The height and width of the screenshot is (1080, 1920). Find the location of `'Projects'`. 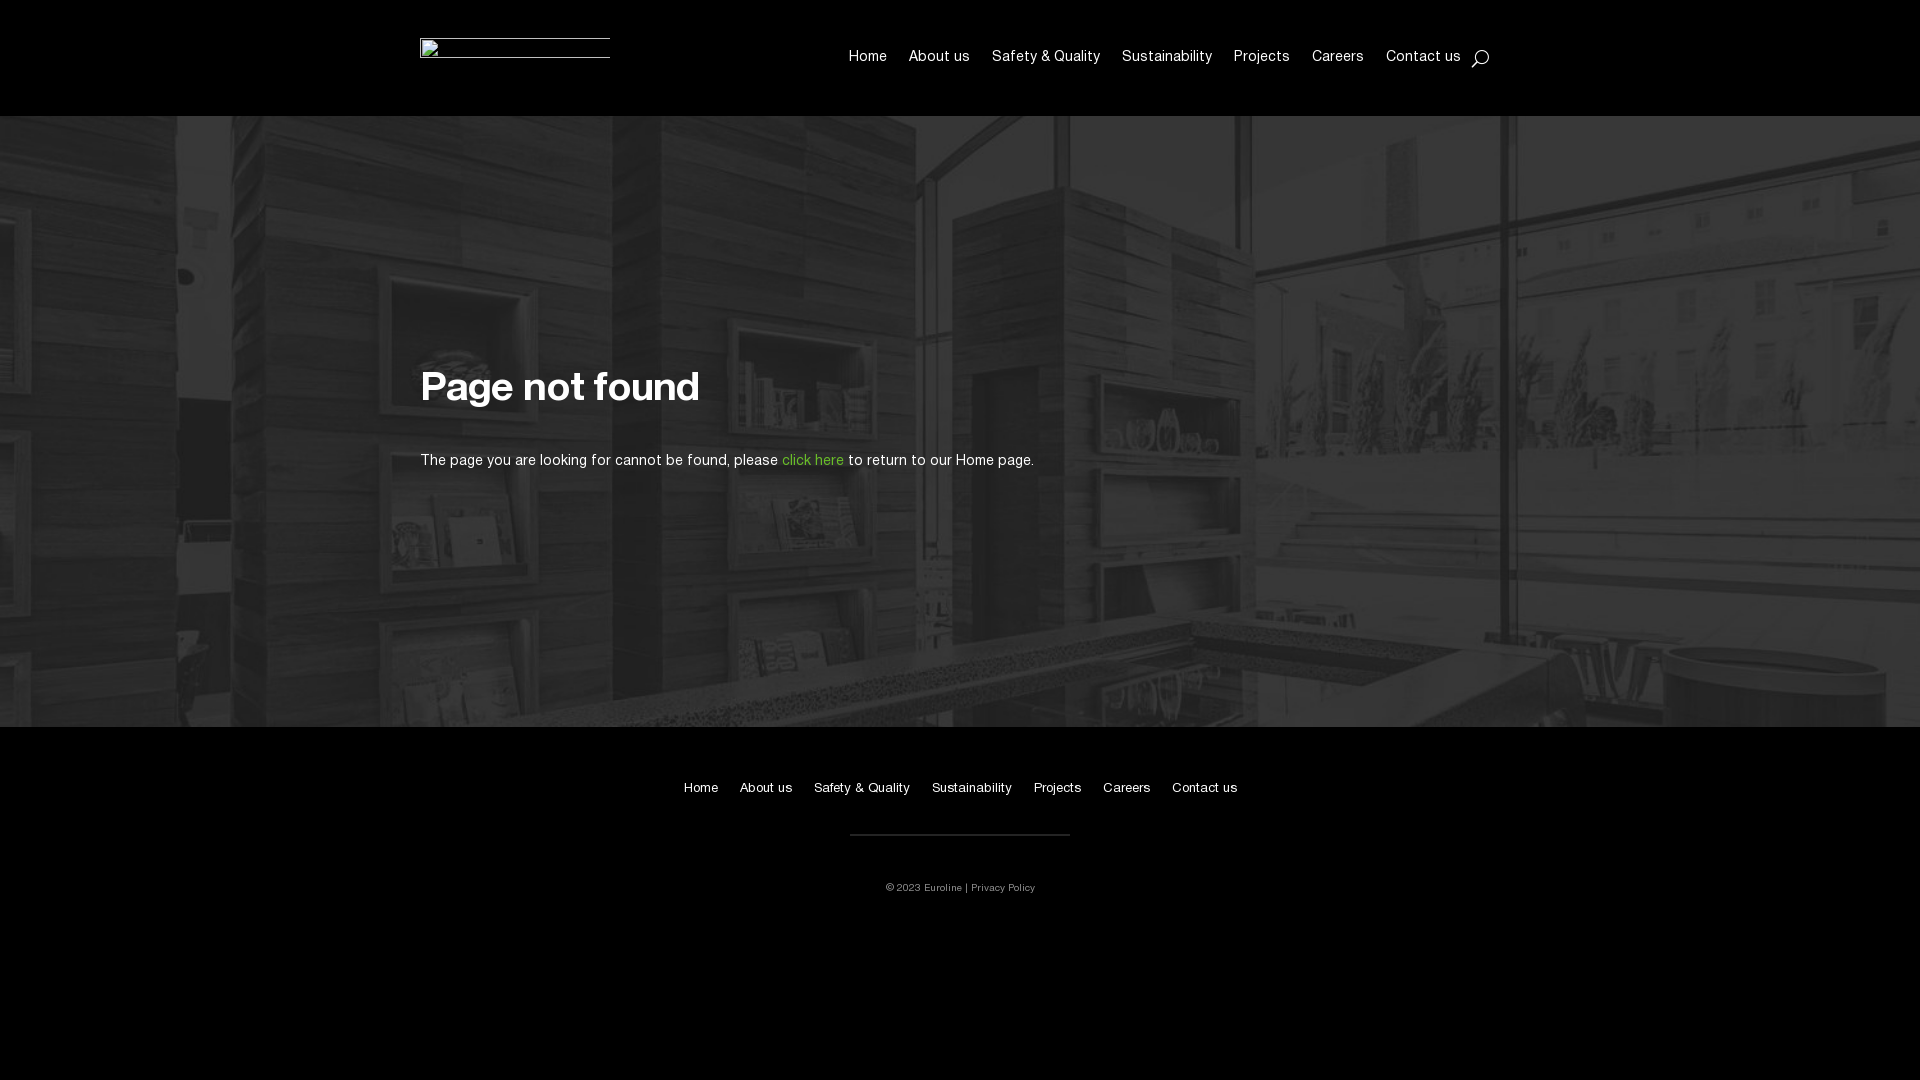

'Projects' is located at coordinates (1232, 56).